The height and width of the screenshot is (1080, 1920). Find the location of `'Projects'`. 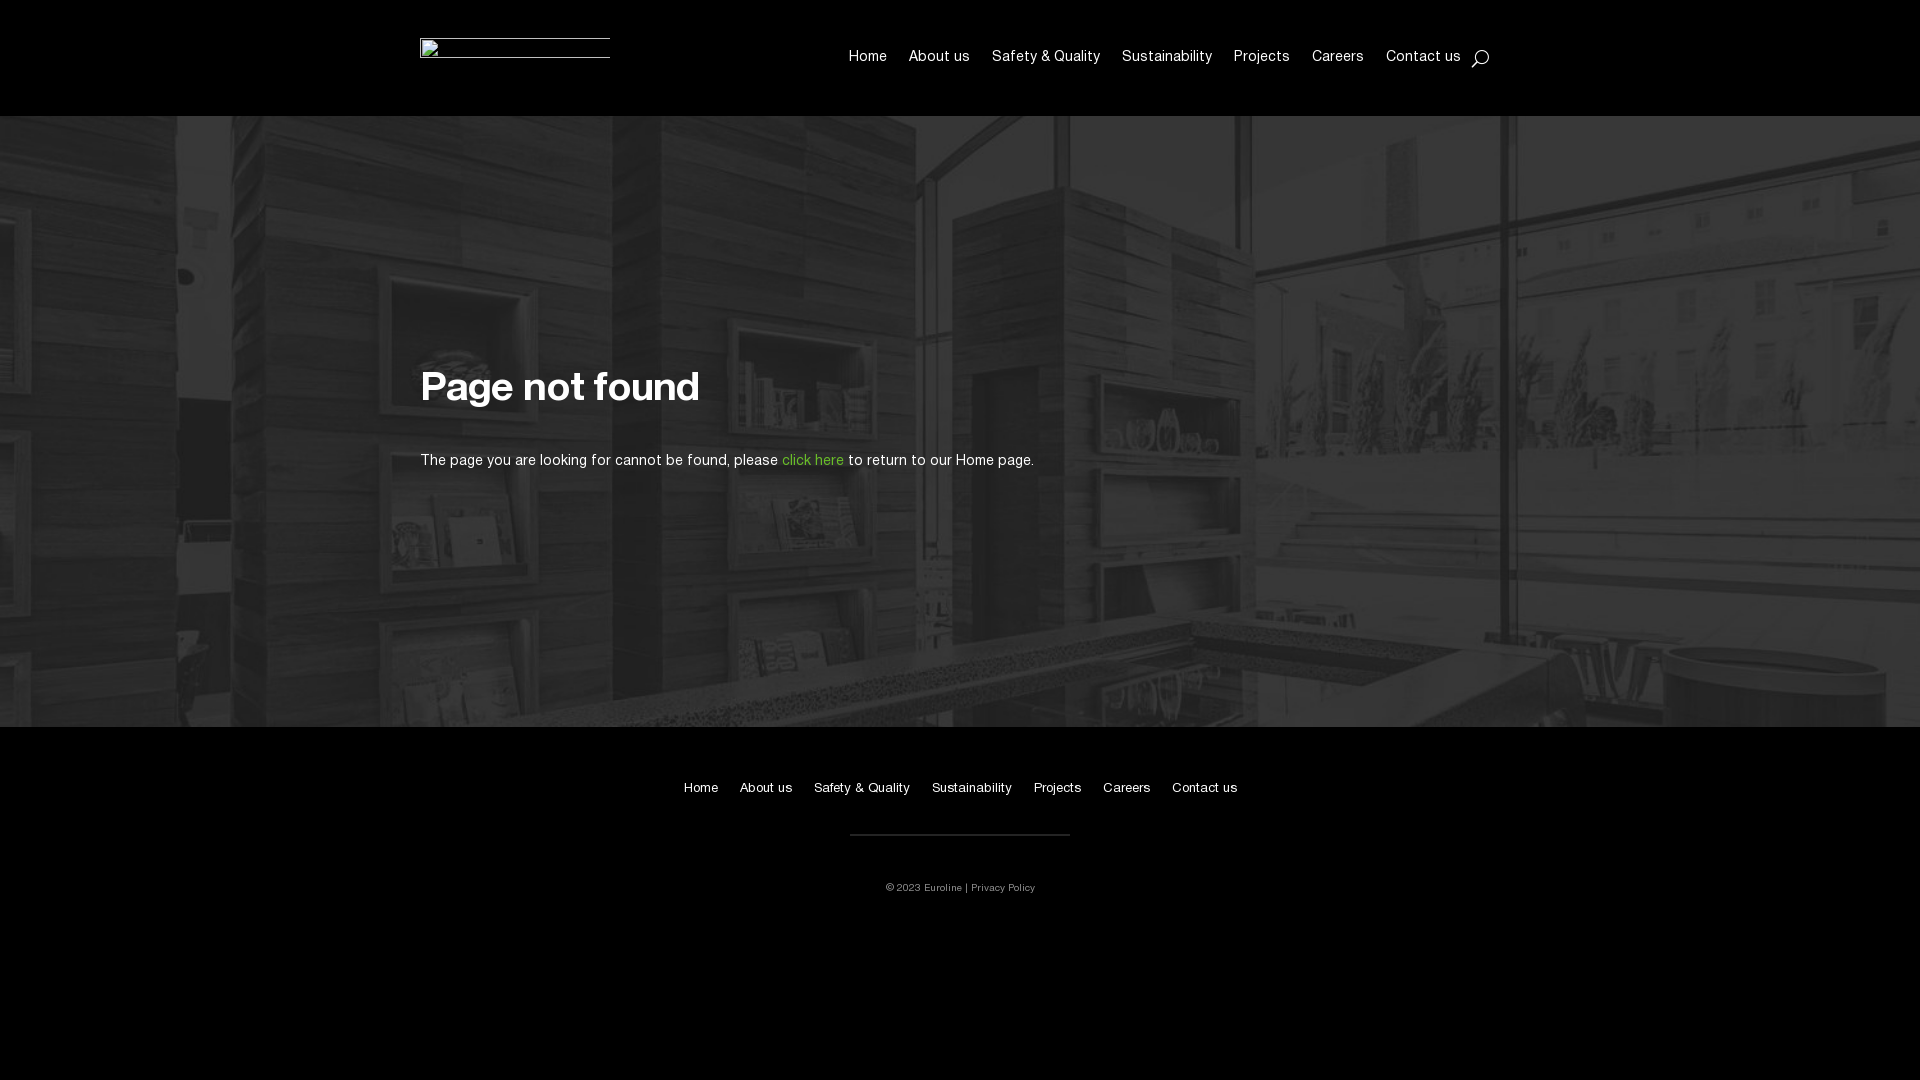

'Projects' is located at coordinates (1232, 56).